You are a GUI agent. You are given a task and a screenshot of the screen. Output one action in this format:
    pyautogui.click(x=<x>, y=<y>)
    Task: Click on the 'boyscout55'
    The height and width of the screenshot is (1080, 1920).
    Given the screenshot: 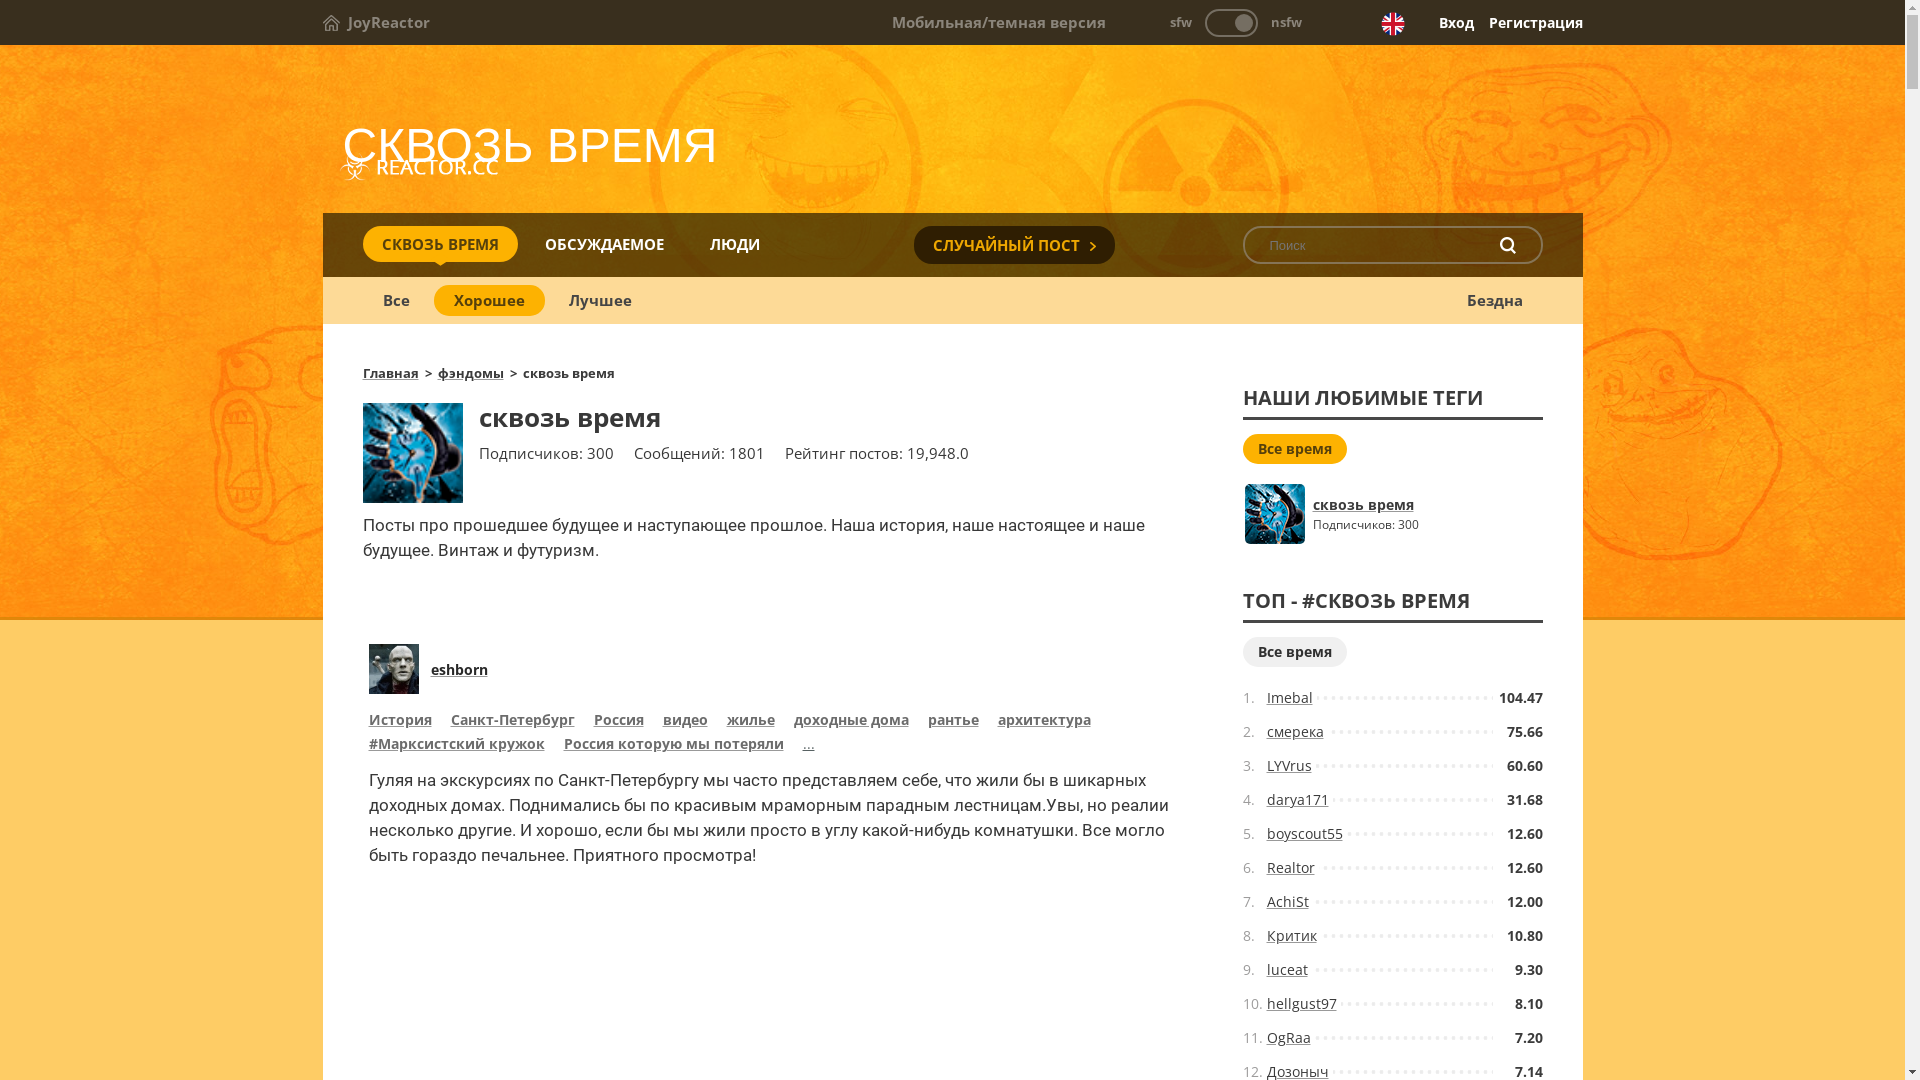 What is the action you would take?
    pyautogui.click(x=1304, y=833)
    